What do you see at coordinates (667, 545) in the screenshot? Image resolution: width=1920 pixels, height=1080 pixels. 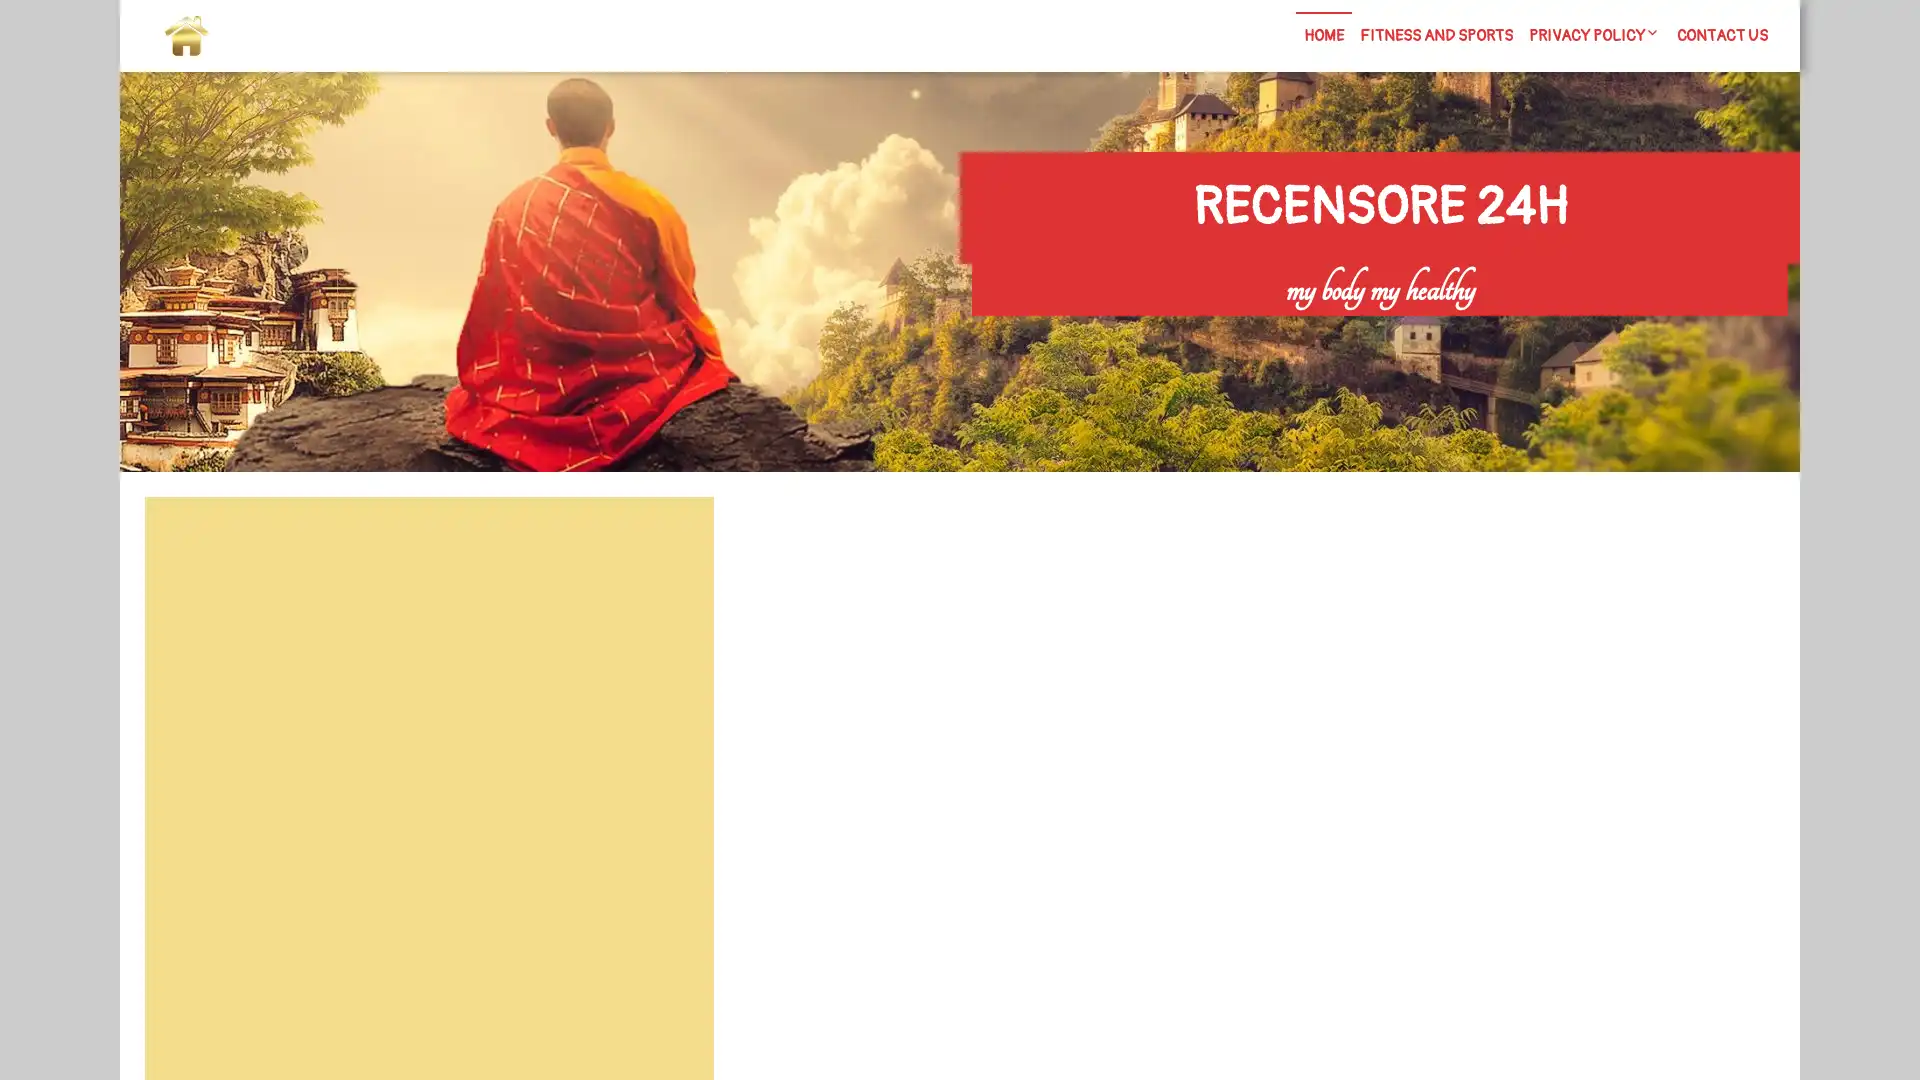 I see `Search` at bounding box center [667, 545].